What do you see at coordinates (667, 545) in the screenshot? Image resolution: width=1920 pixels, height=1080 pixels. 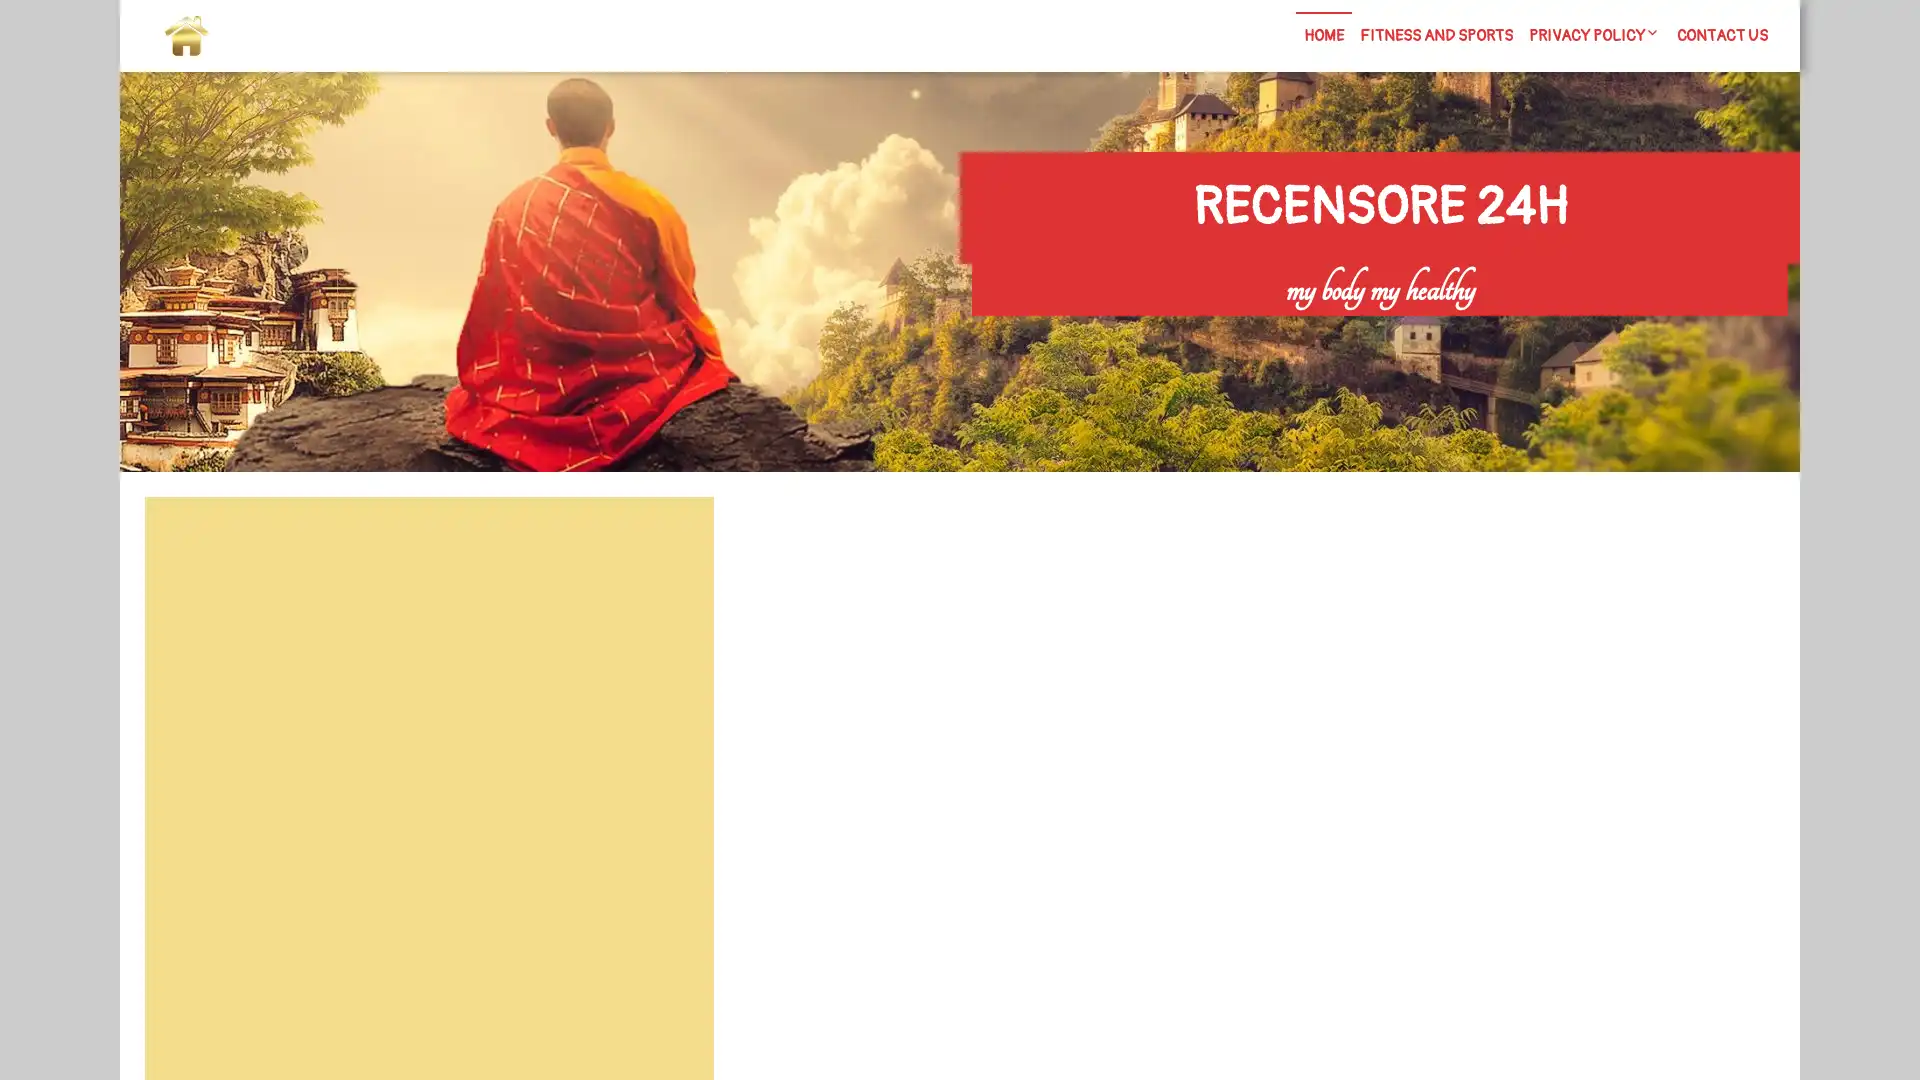 I see `Search` at bounding box center [667, 545].